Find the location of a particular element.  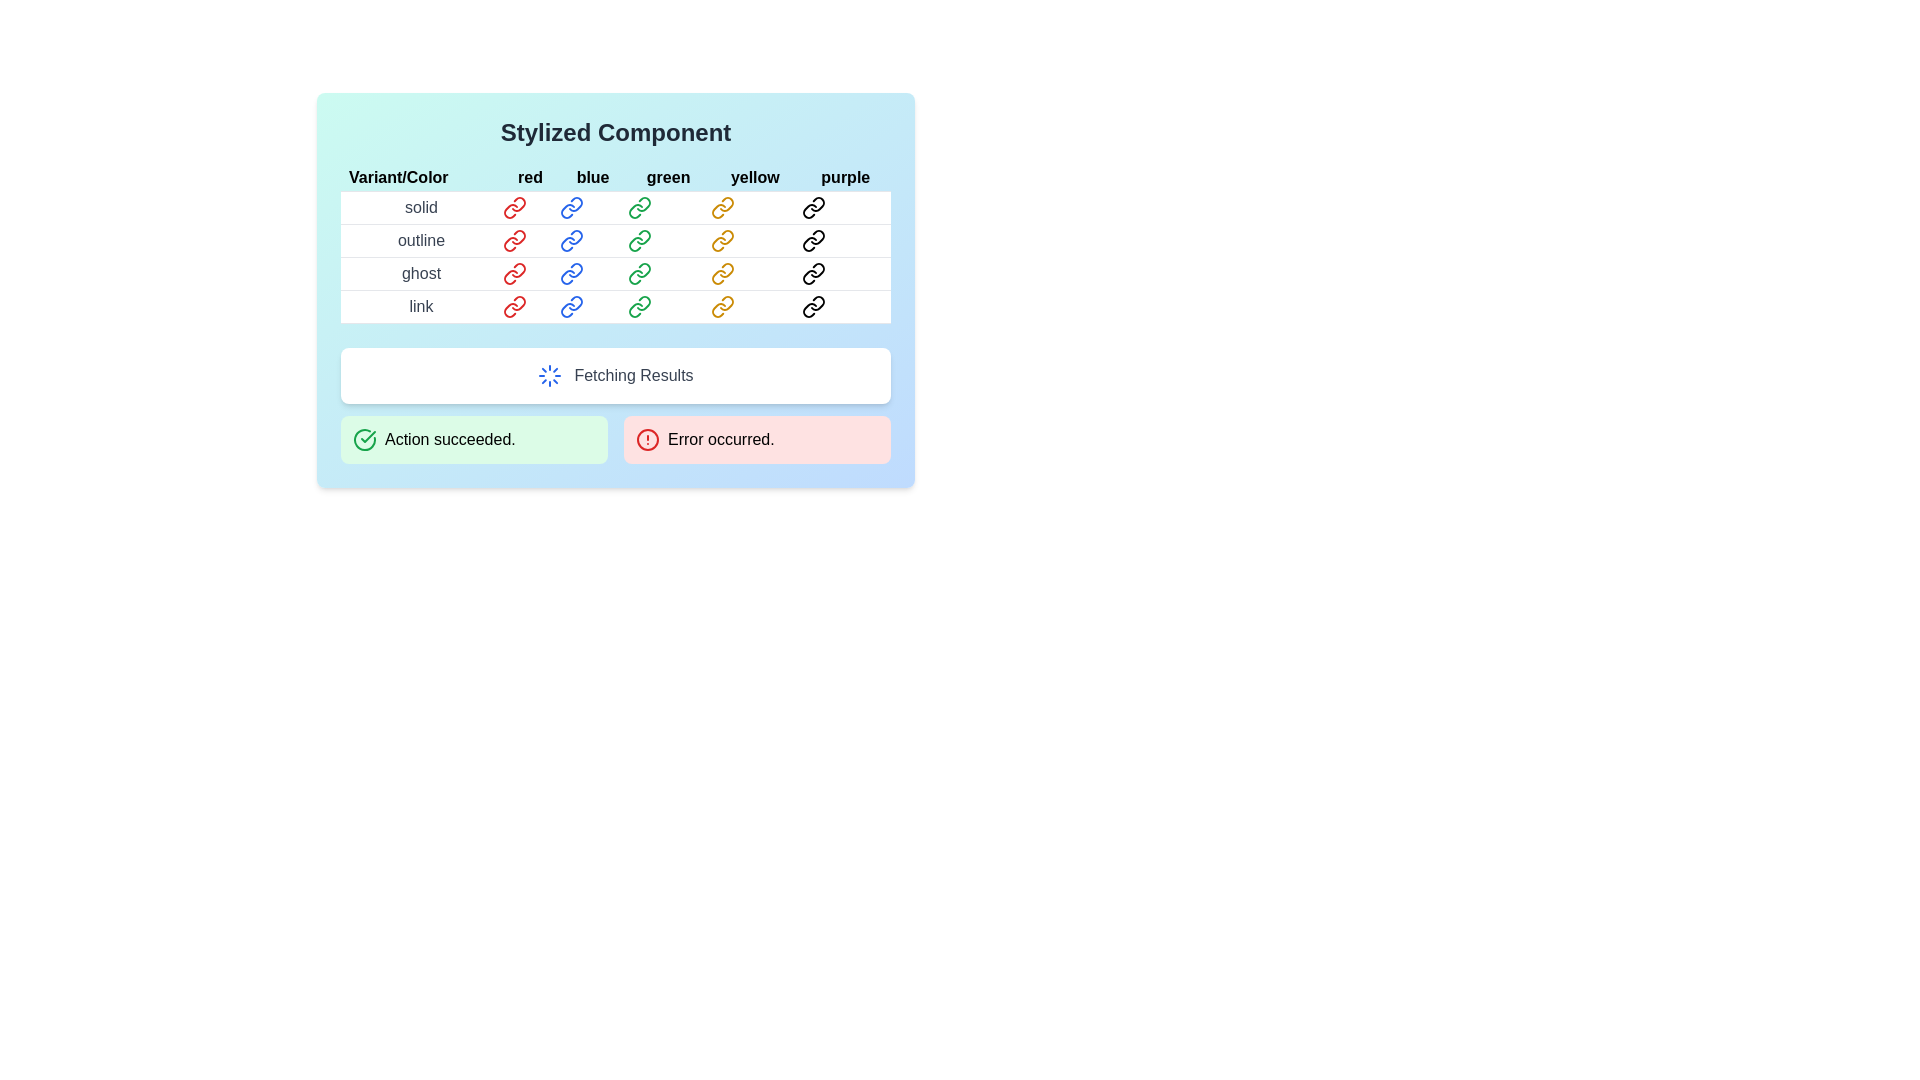

the SVG icon representing a link located is located at coordinates (813, 307).